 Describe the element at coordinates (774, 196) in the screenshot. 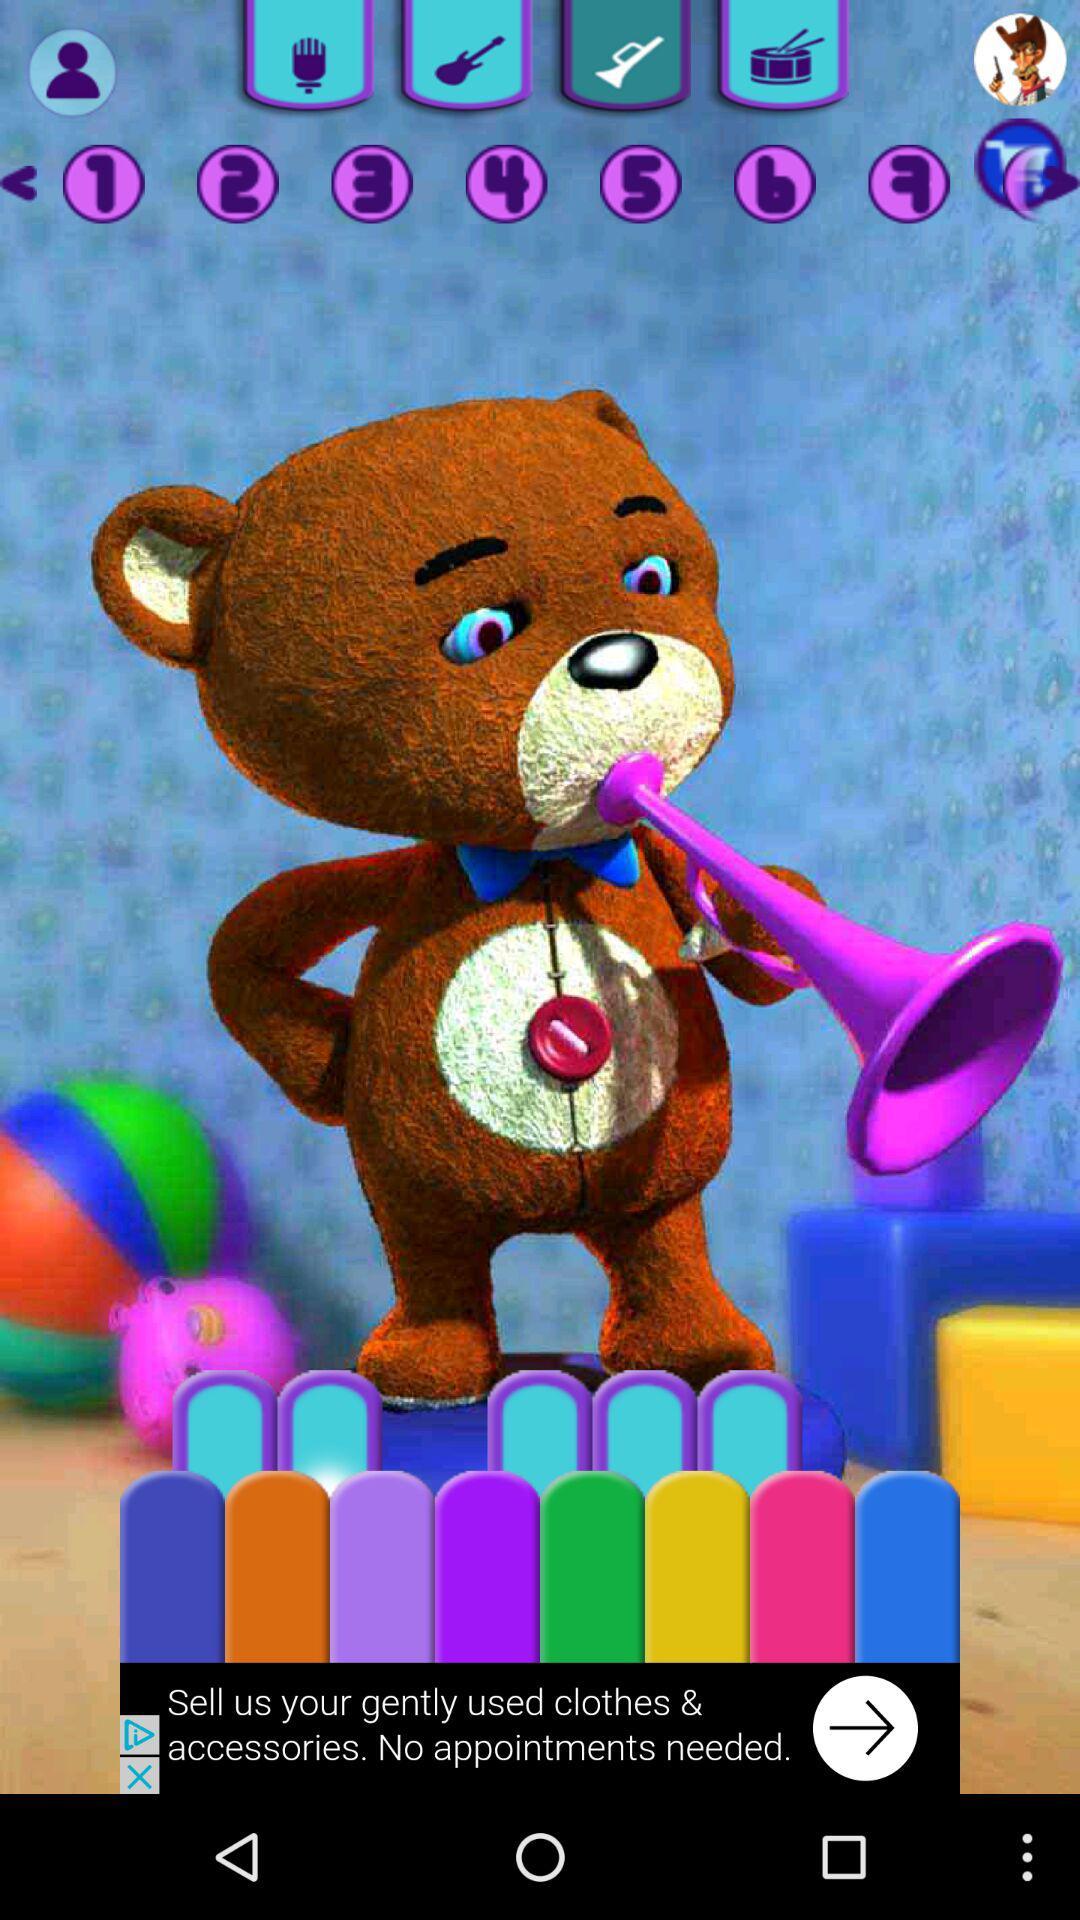

I see `the time icon` at that location.